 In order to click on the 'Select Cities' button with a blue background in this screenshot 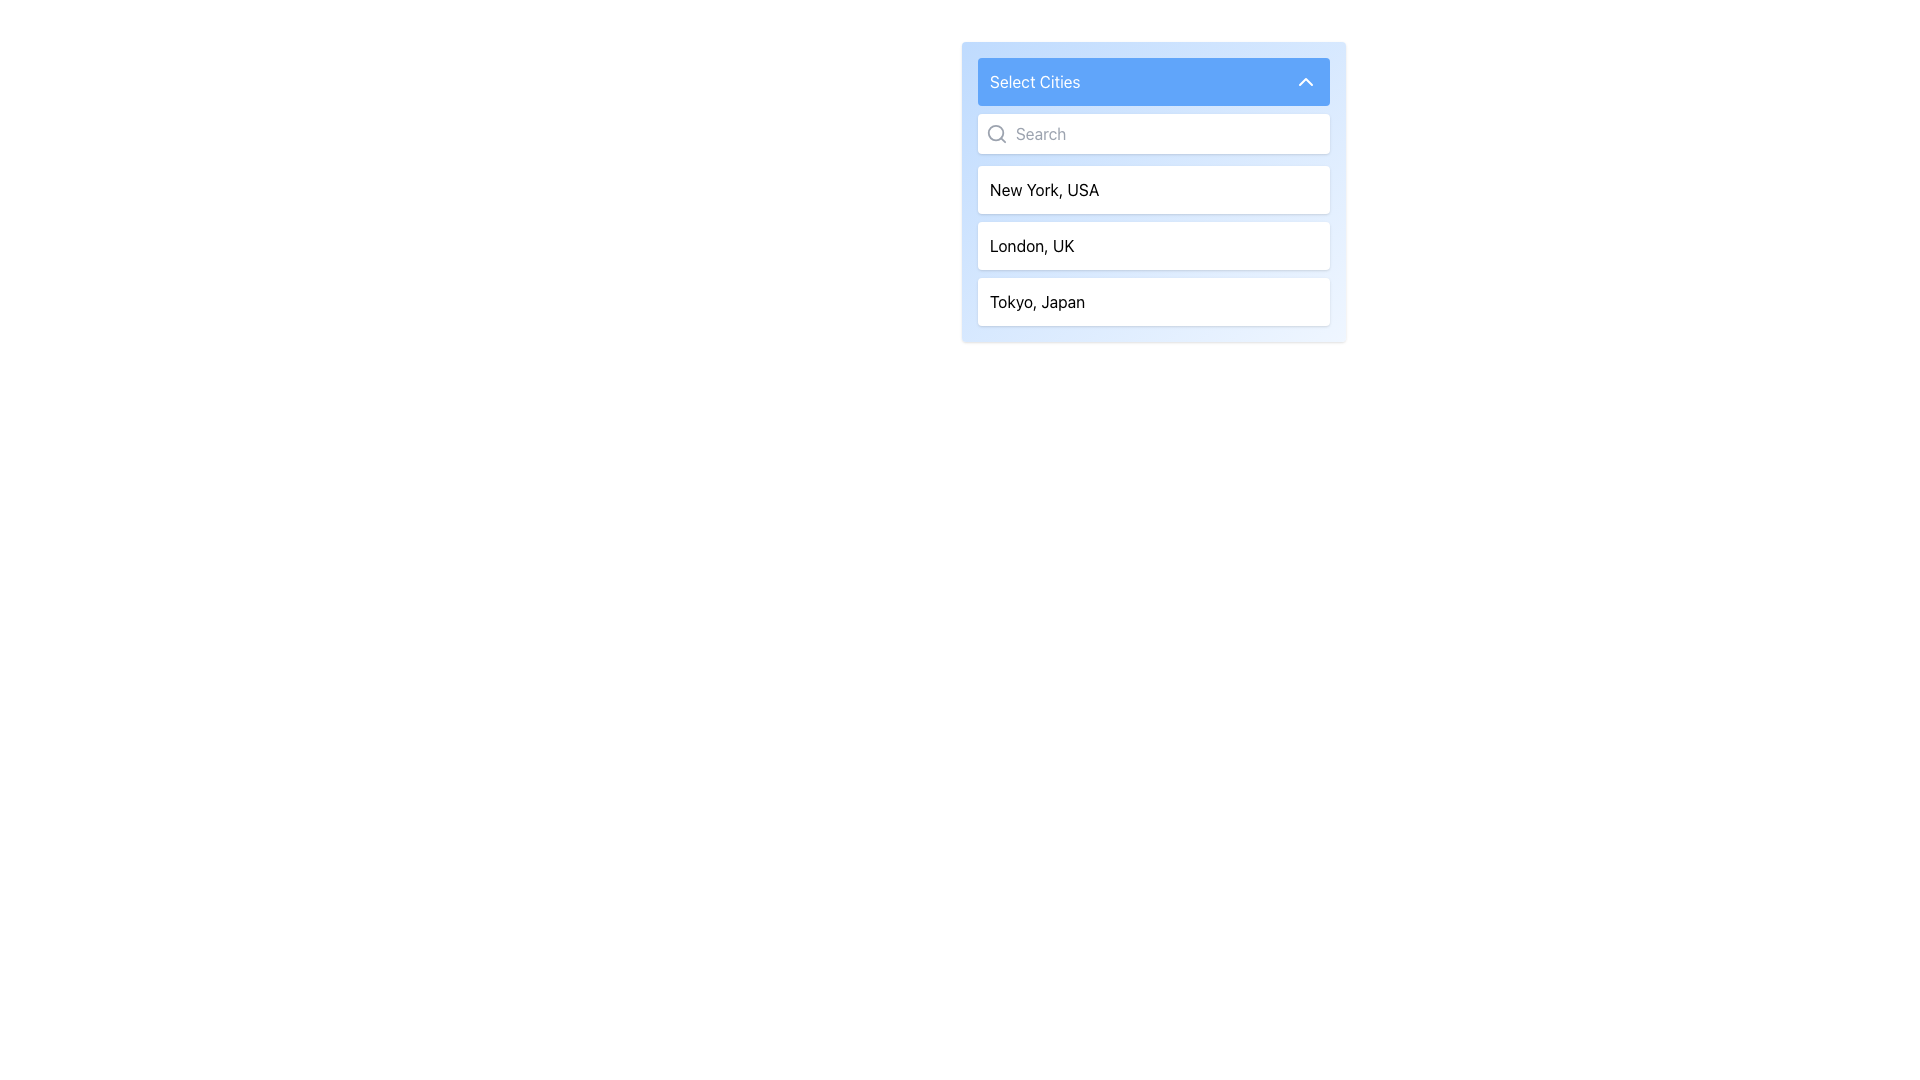, I will do `click(1153, 80)`.